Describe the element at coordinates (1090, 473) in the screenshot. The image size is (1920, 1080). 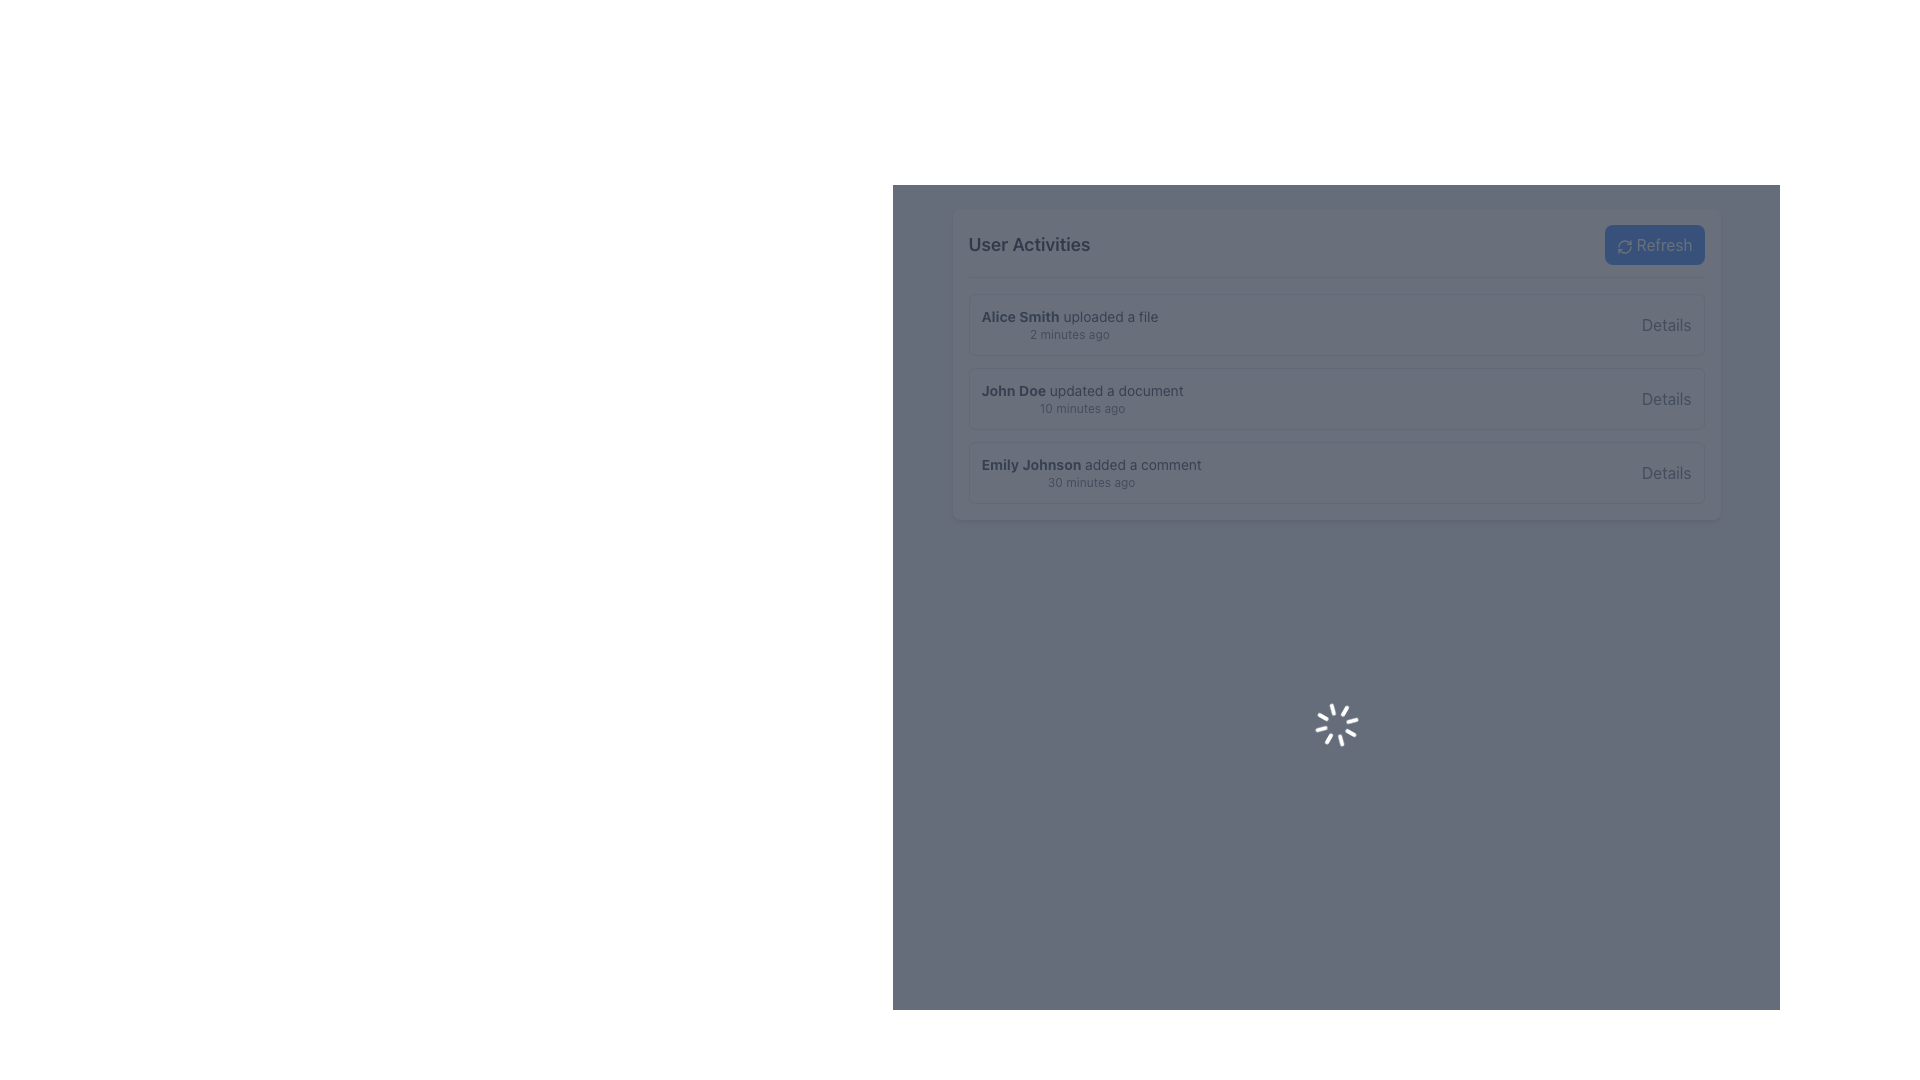
I see `the static text element displaying 'Emily Johnson added a comment' within the 'User Activities' panel` at that location.